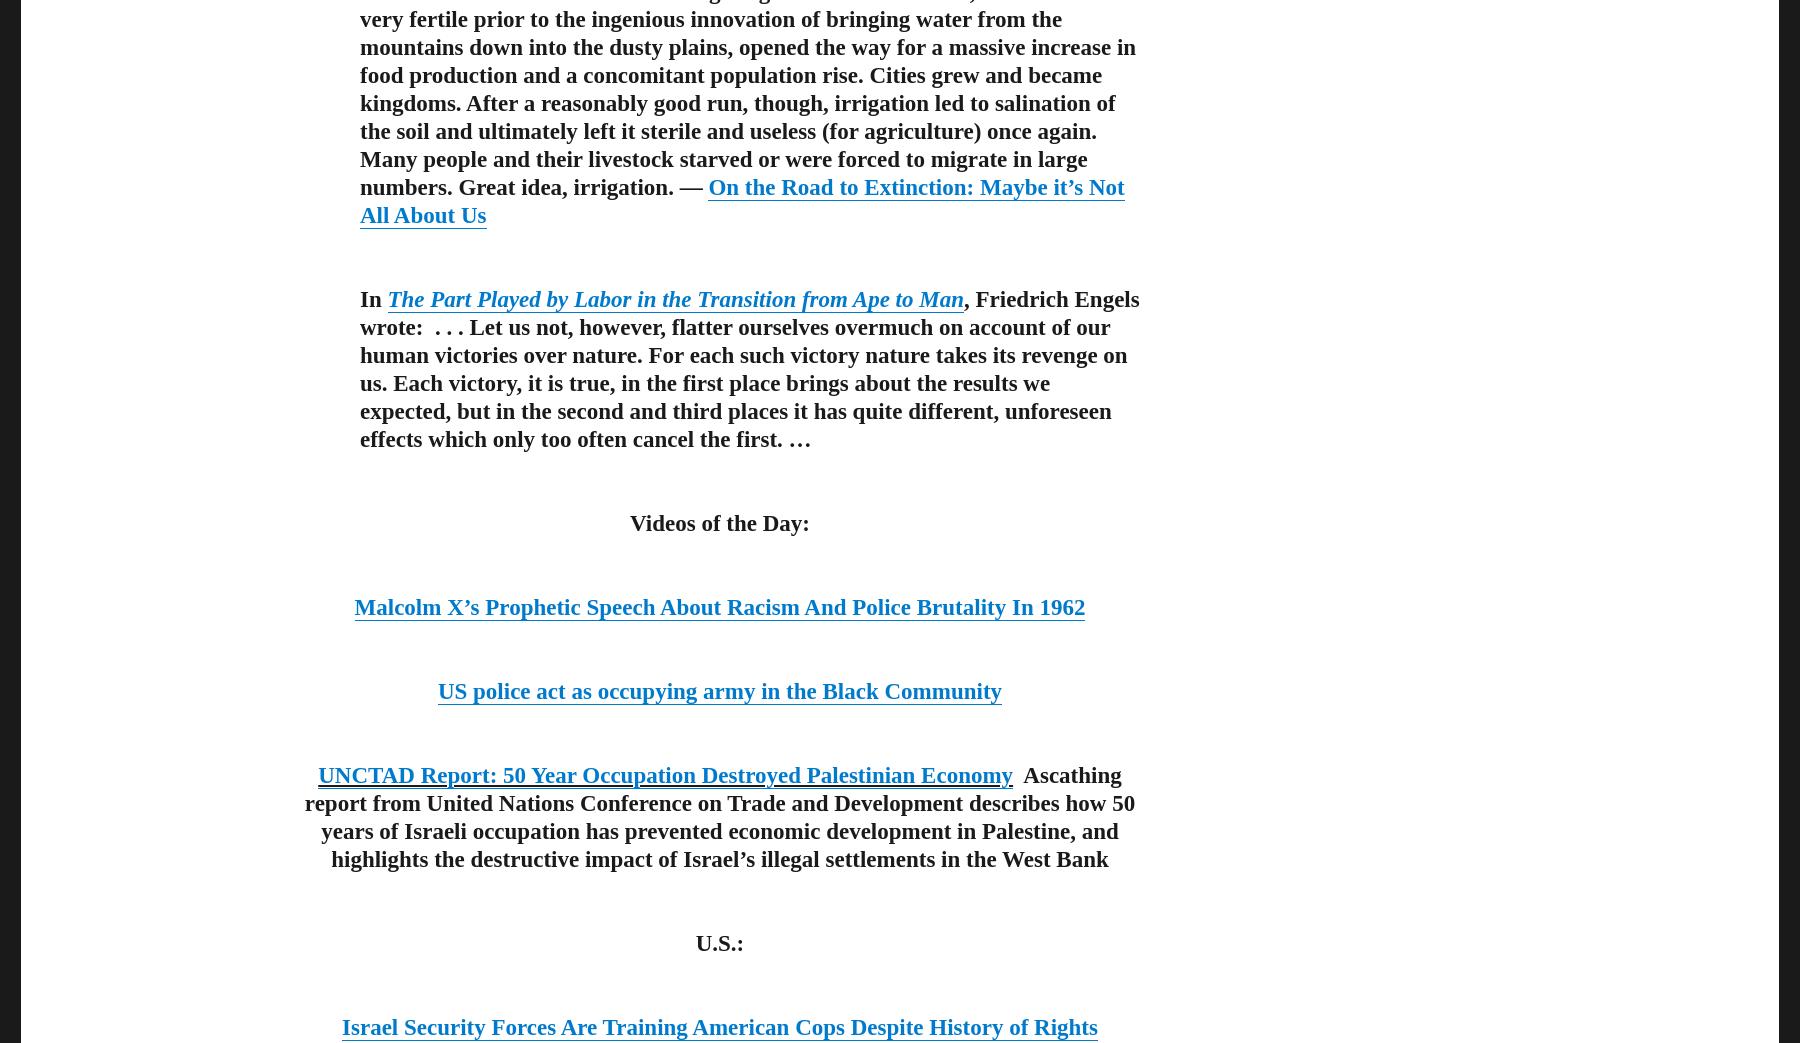 The height and width of the screenshot is (1043, 1800). What do you see at coordinates (740, 200) in the screenshot?
I see `'On the Road to Extinction: Maybe it’s Not All About Us'` at bounding box center [740, 200].